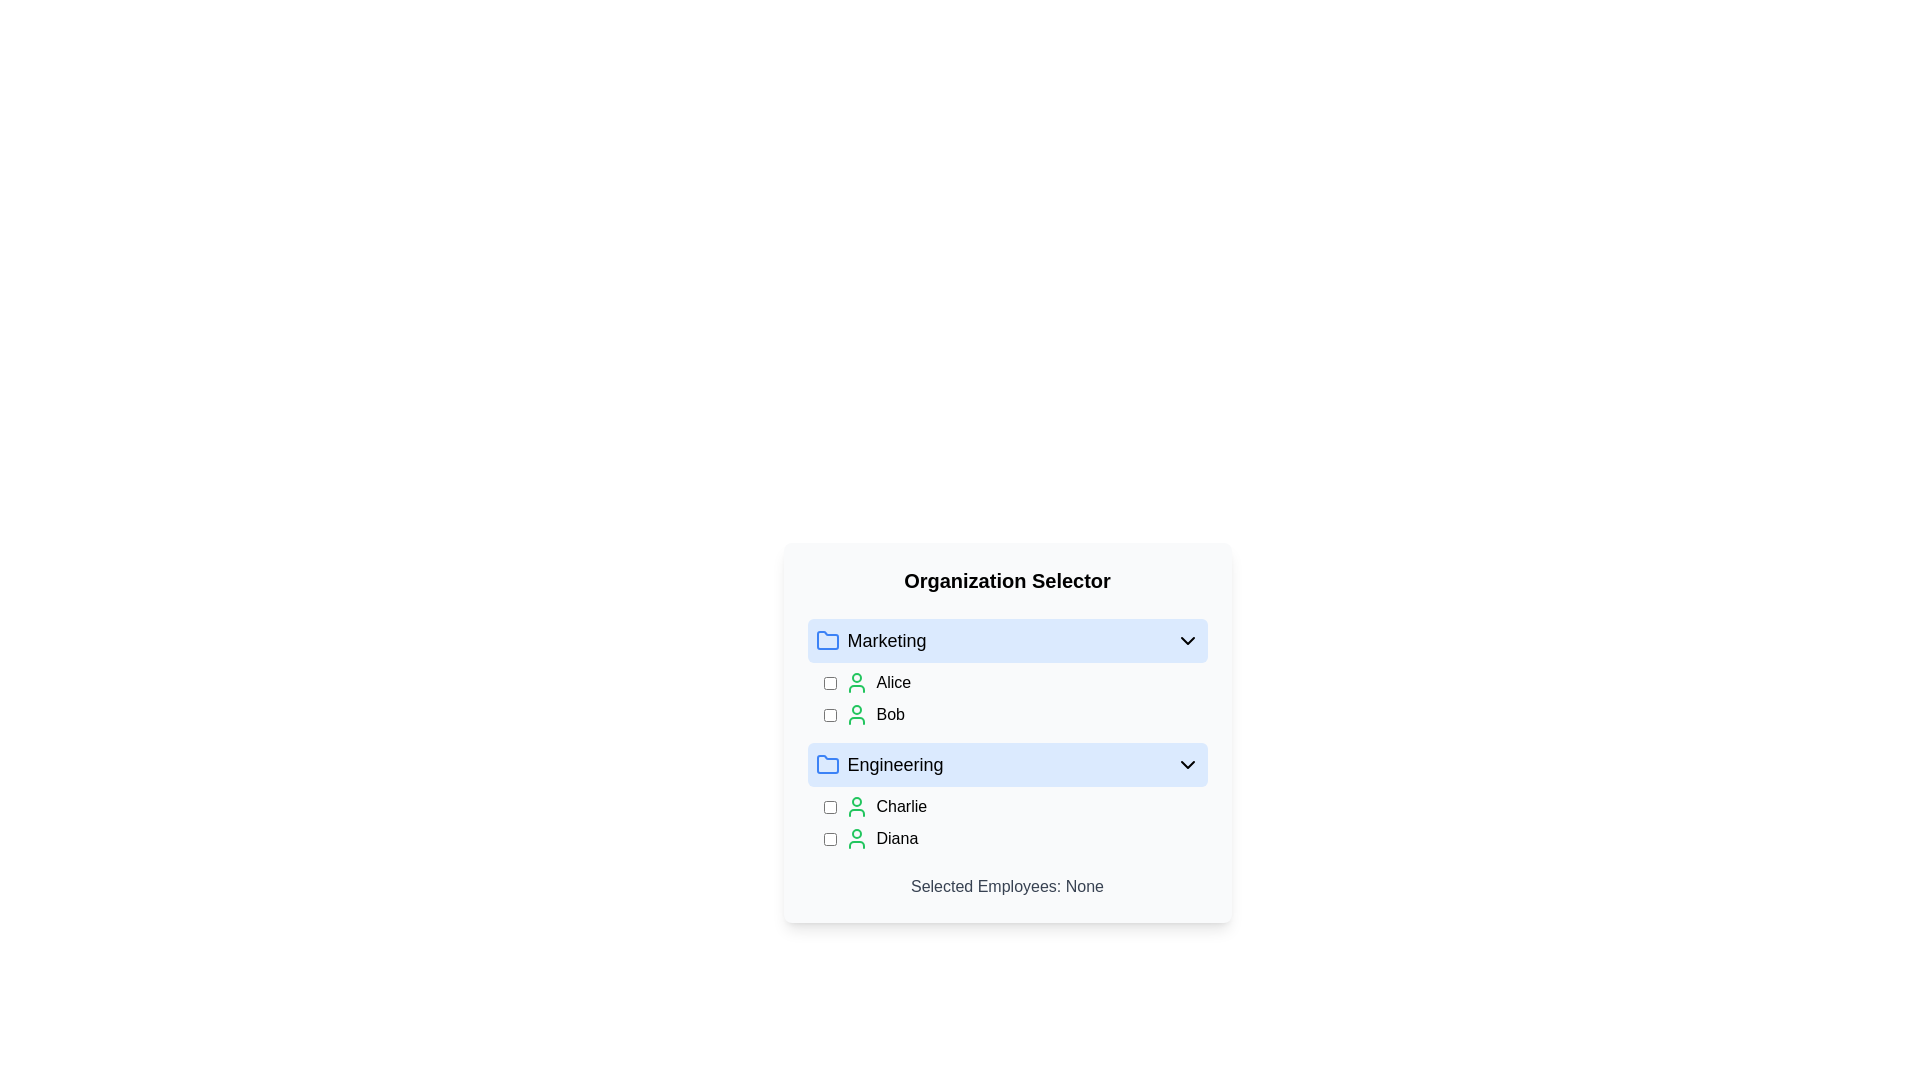  What do you see at coordinates (1187, 764) in the screenshot?
I see `the chevron icon located at the far right of the 'Engineering' section header to toggle the expansion or collapse of its content` at bounding box center [1187, 764].